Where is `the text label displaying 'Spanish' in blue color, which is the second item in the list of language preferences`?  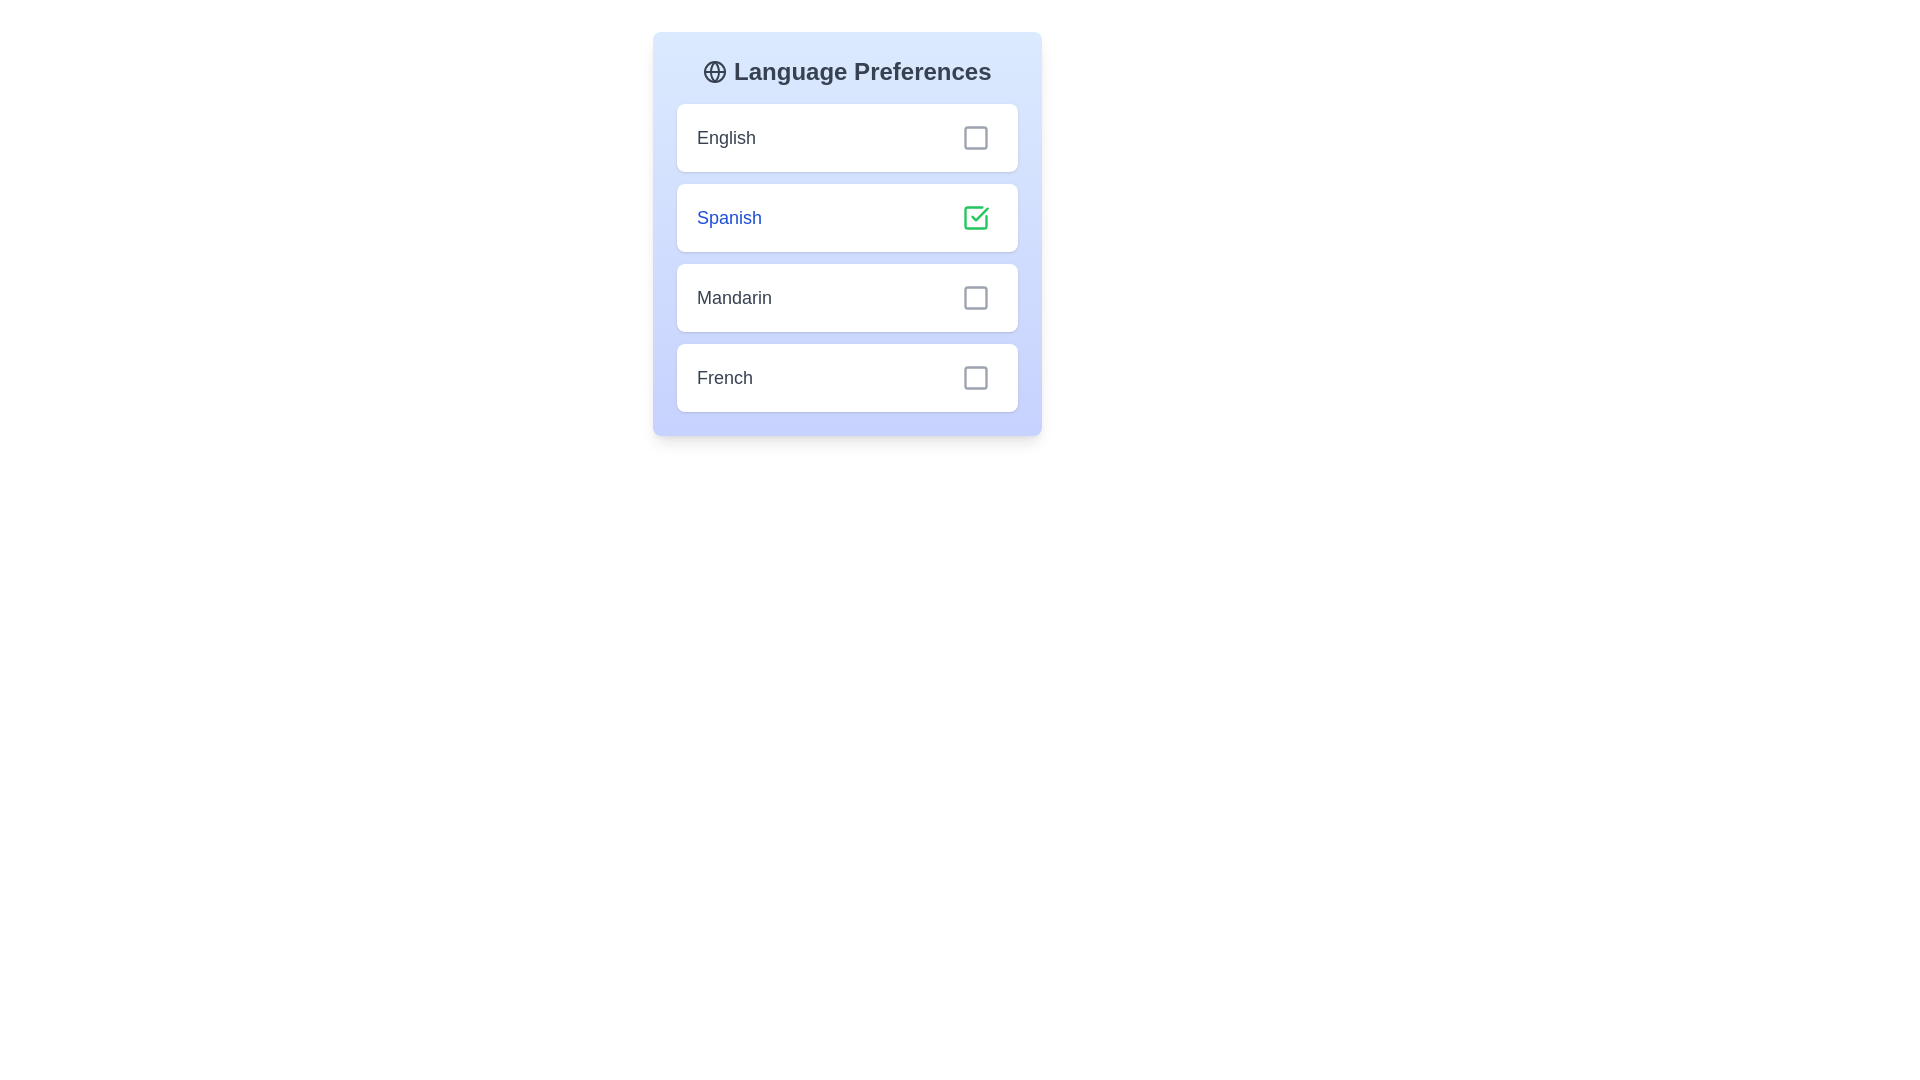
the text label displaying 'Spanish' in blue color, which is the second item in the list of language preferences is located at coordinates (728, 218).